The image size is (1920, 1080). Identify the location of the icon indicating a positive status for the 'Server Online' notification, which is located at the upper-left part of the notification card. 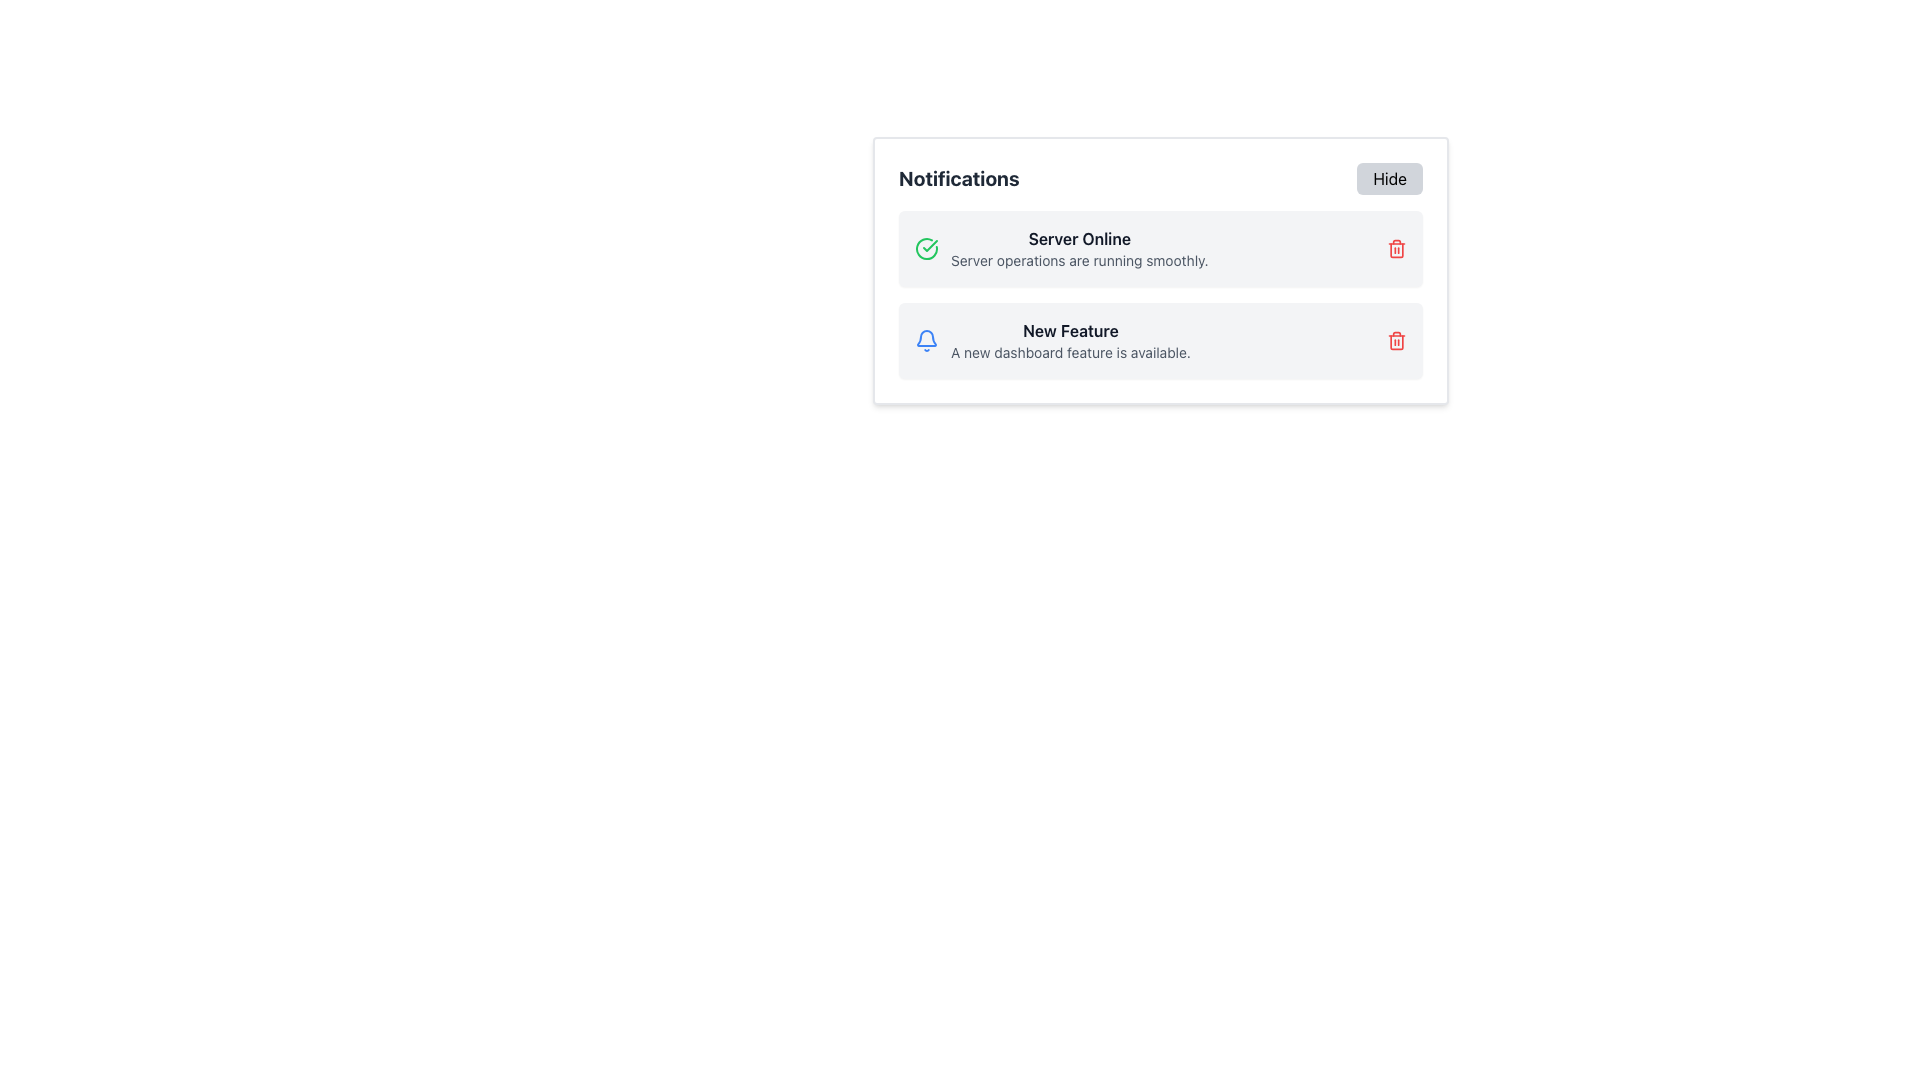
(925, 248).